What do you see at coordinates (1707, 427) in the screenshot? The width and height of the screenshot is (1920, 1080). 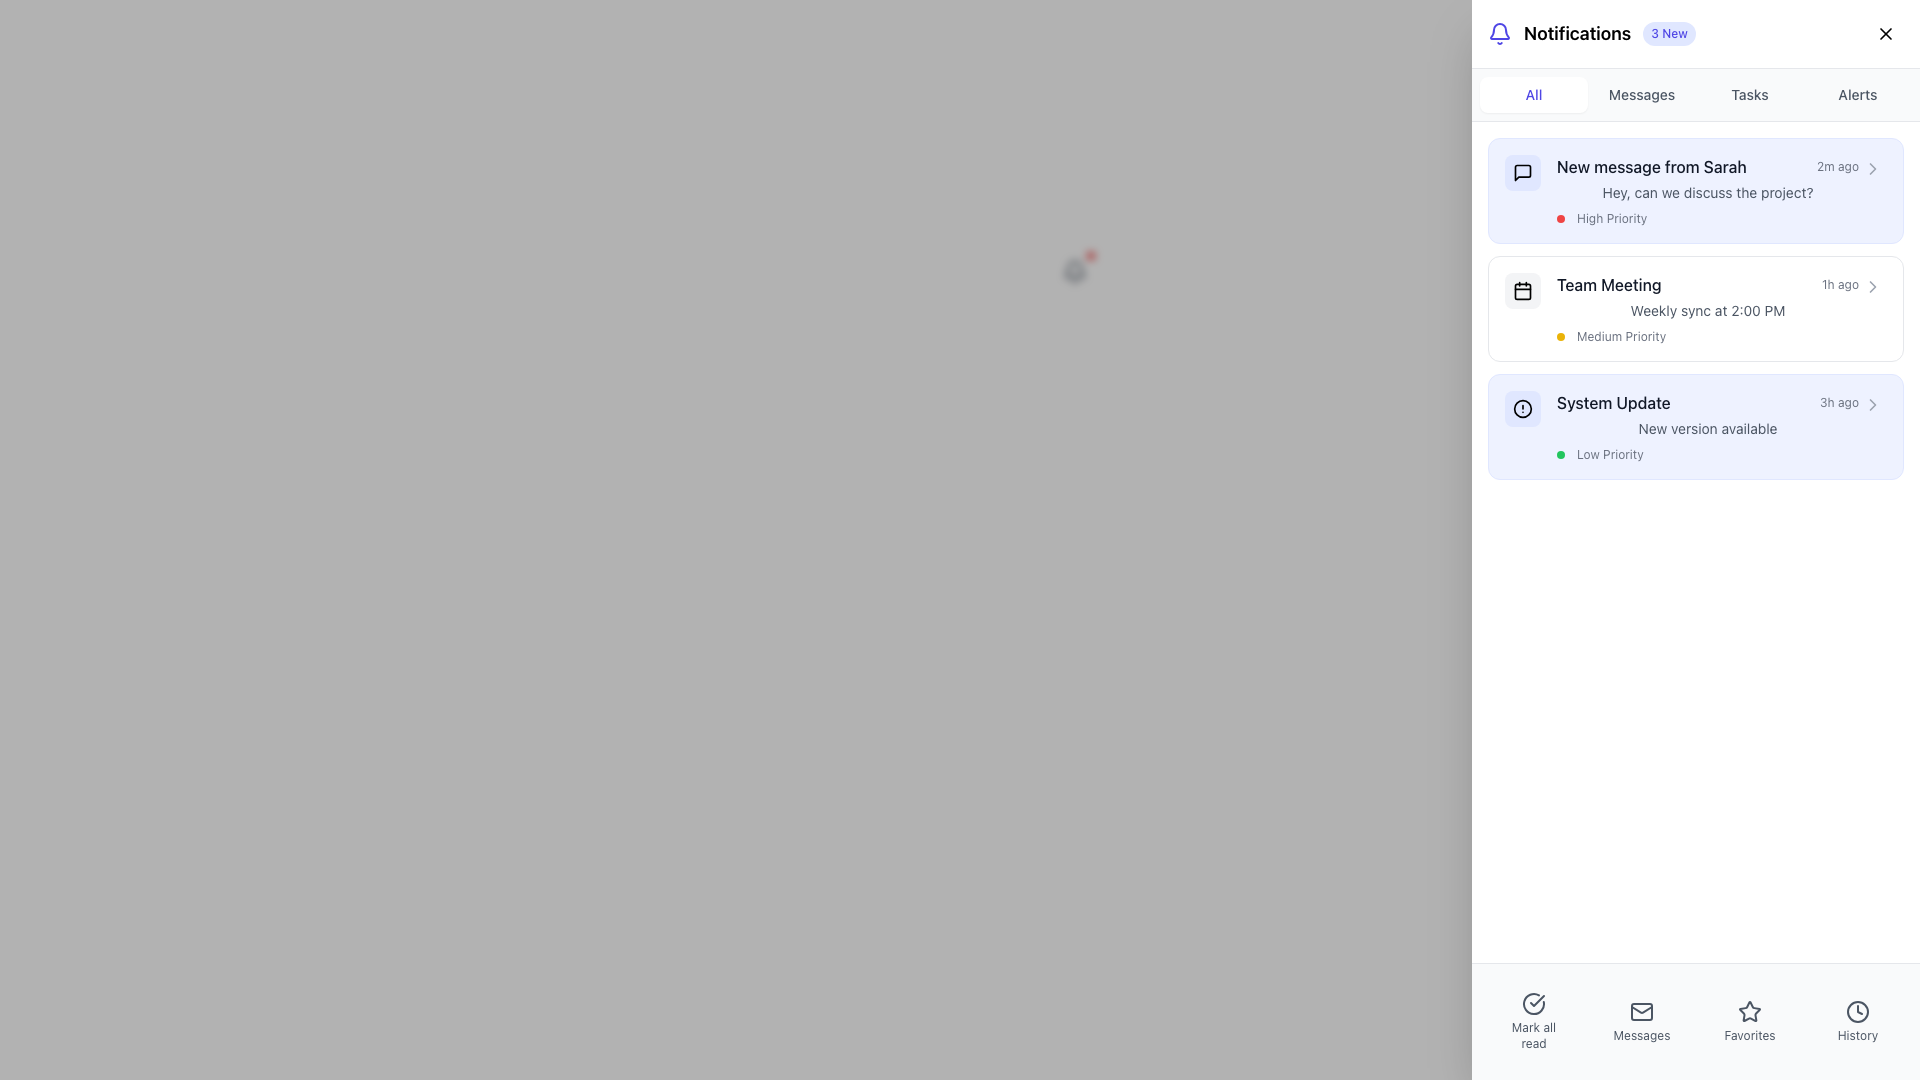 I see `the informational text label within the third notification in the notification panel, located below the title 'System Update' and above the priority indicator 'Low Priority'` at bounding box center [1707, 427].